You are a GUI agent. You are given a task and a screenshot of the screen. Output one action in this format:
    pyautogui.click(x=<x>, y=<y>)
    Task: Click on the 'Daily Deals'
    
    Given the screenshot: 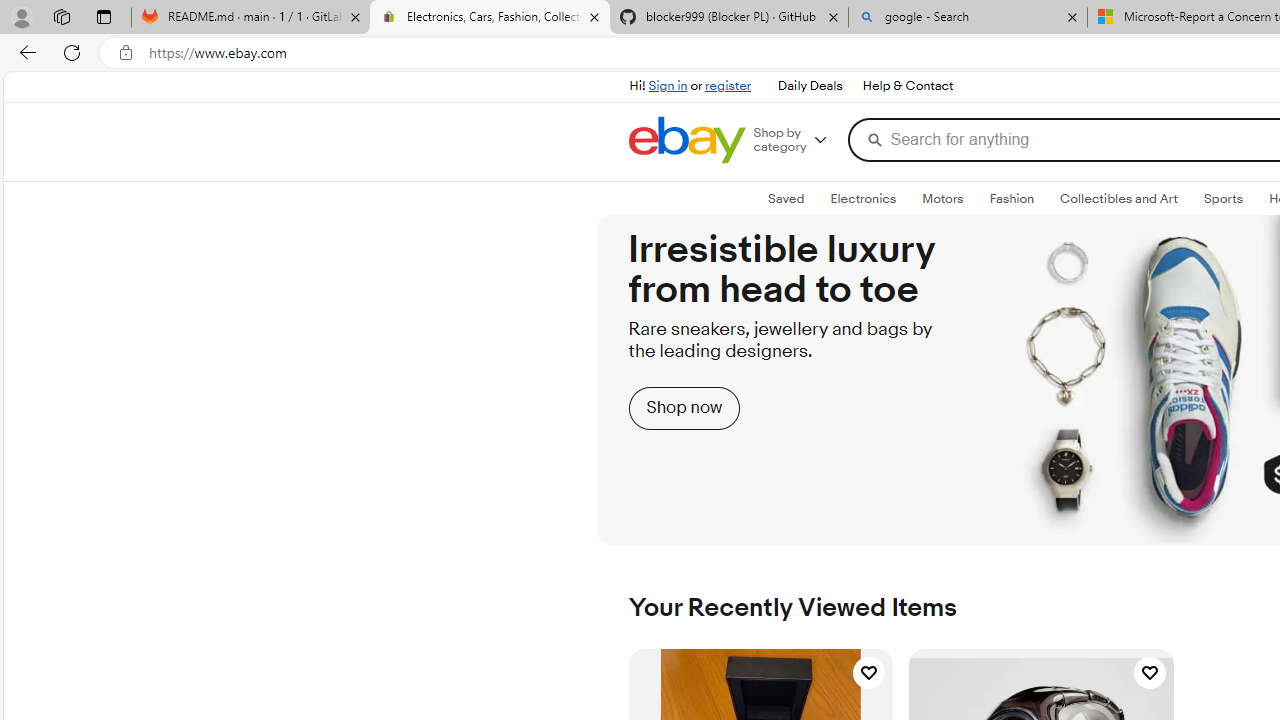 What is the action you would take?
    pyautogui.click(x=809, y=85)
    